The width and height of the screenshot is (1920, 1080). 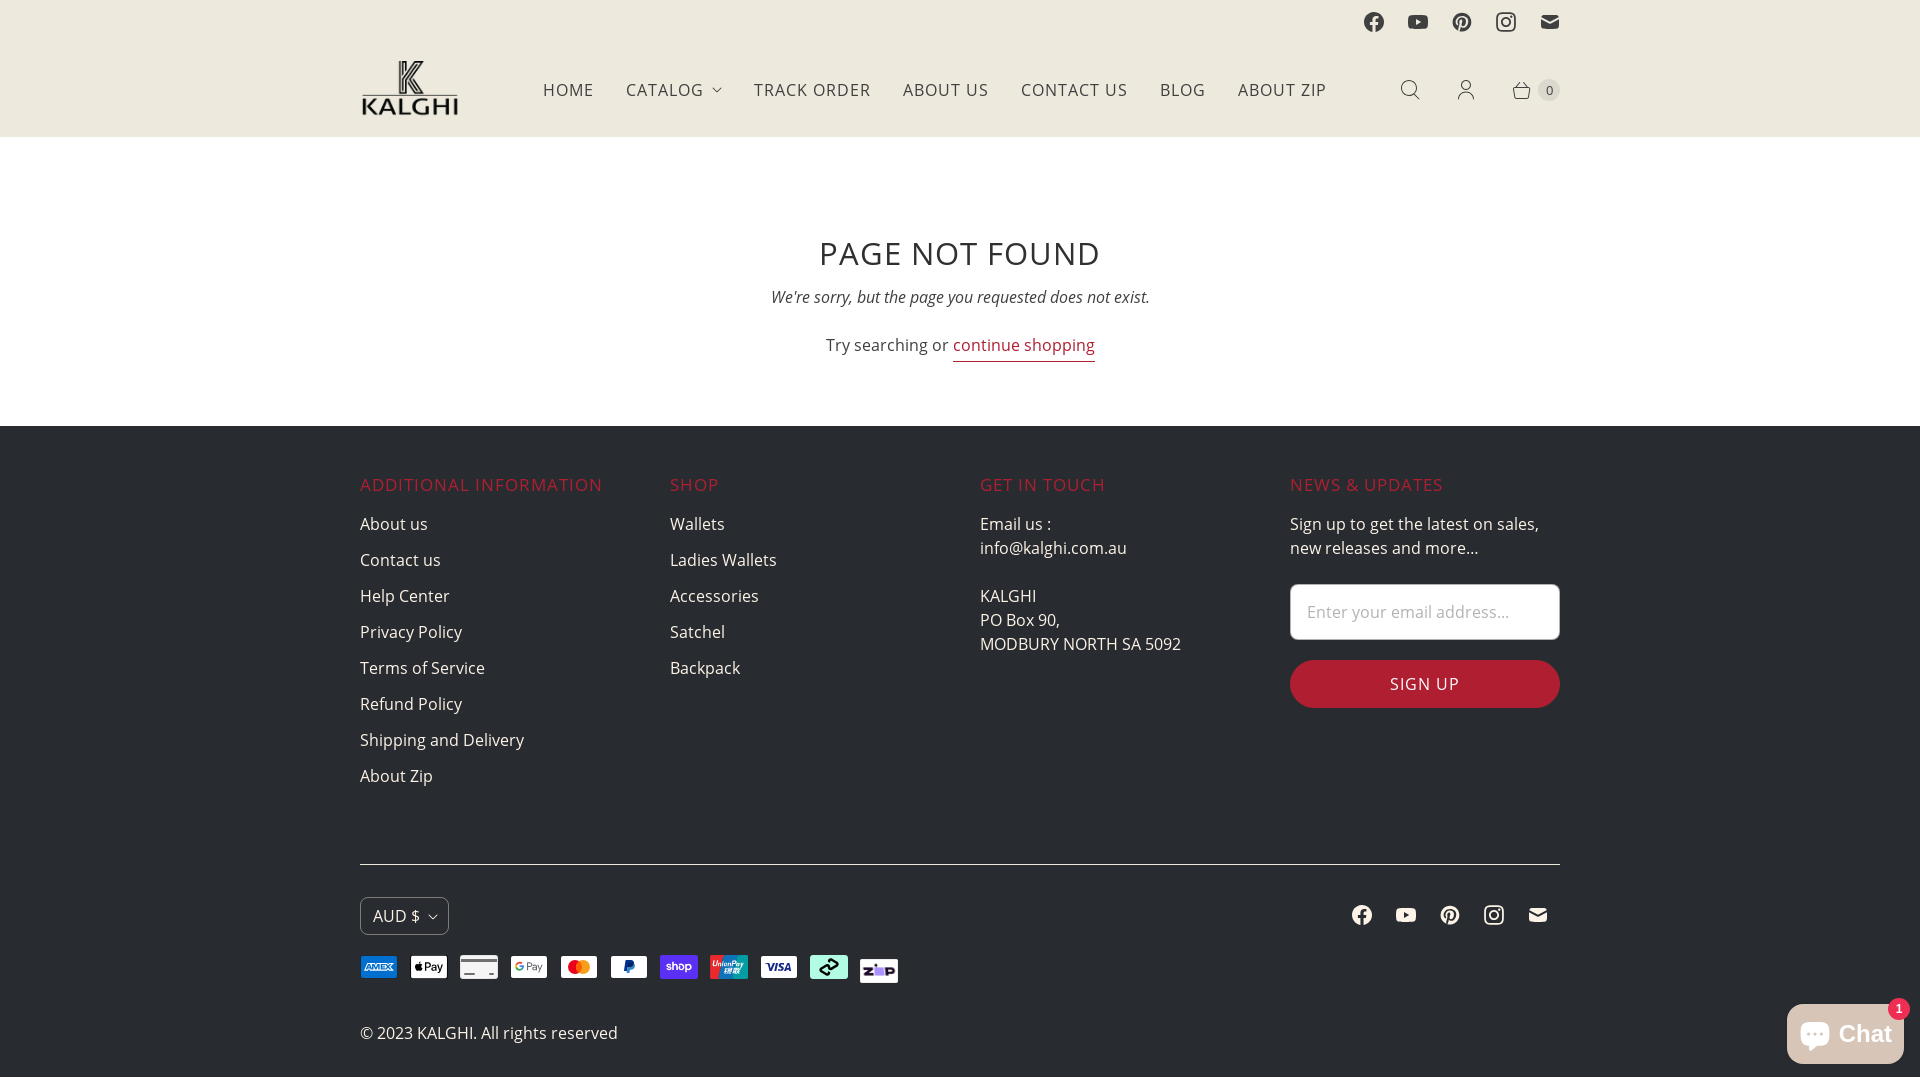 What do you see at coordinates (360, 774) in the screenshot?
I see `'About Zip'` at bounding box center [360, 774].